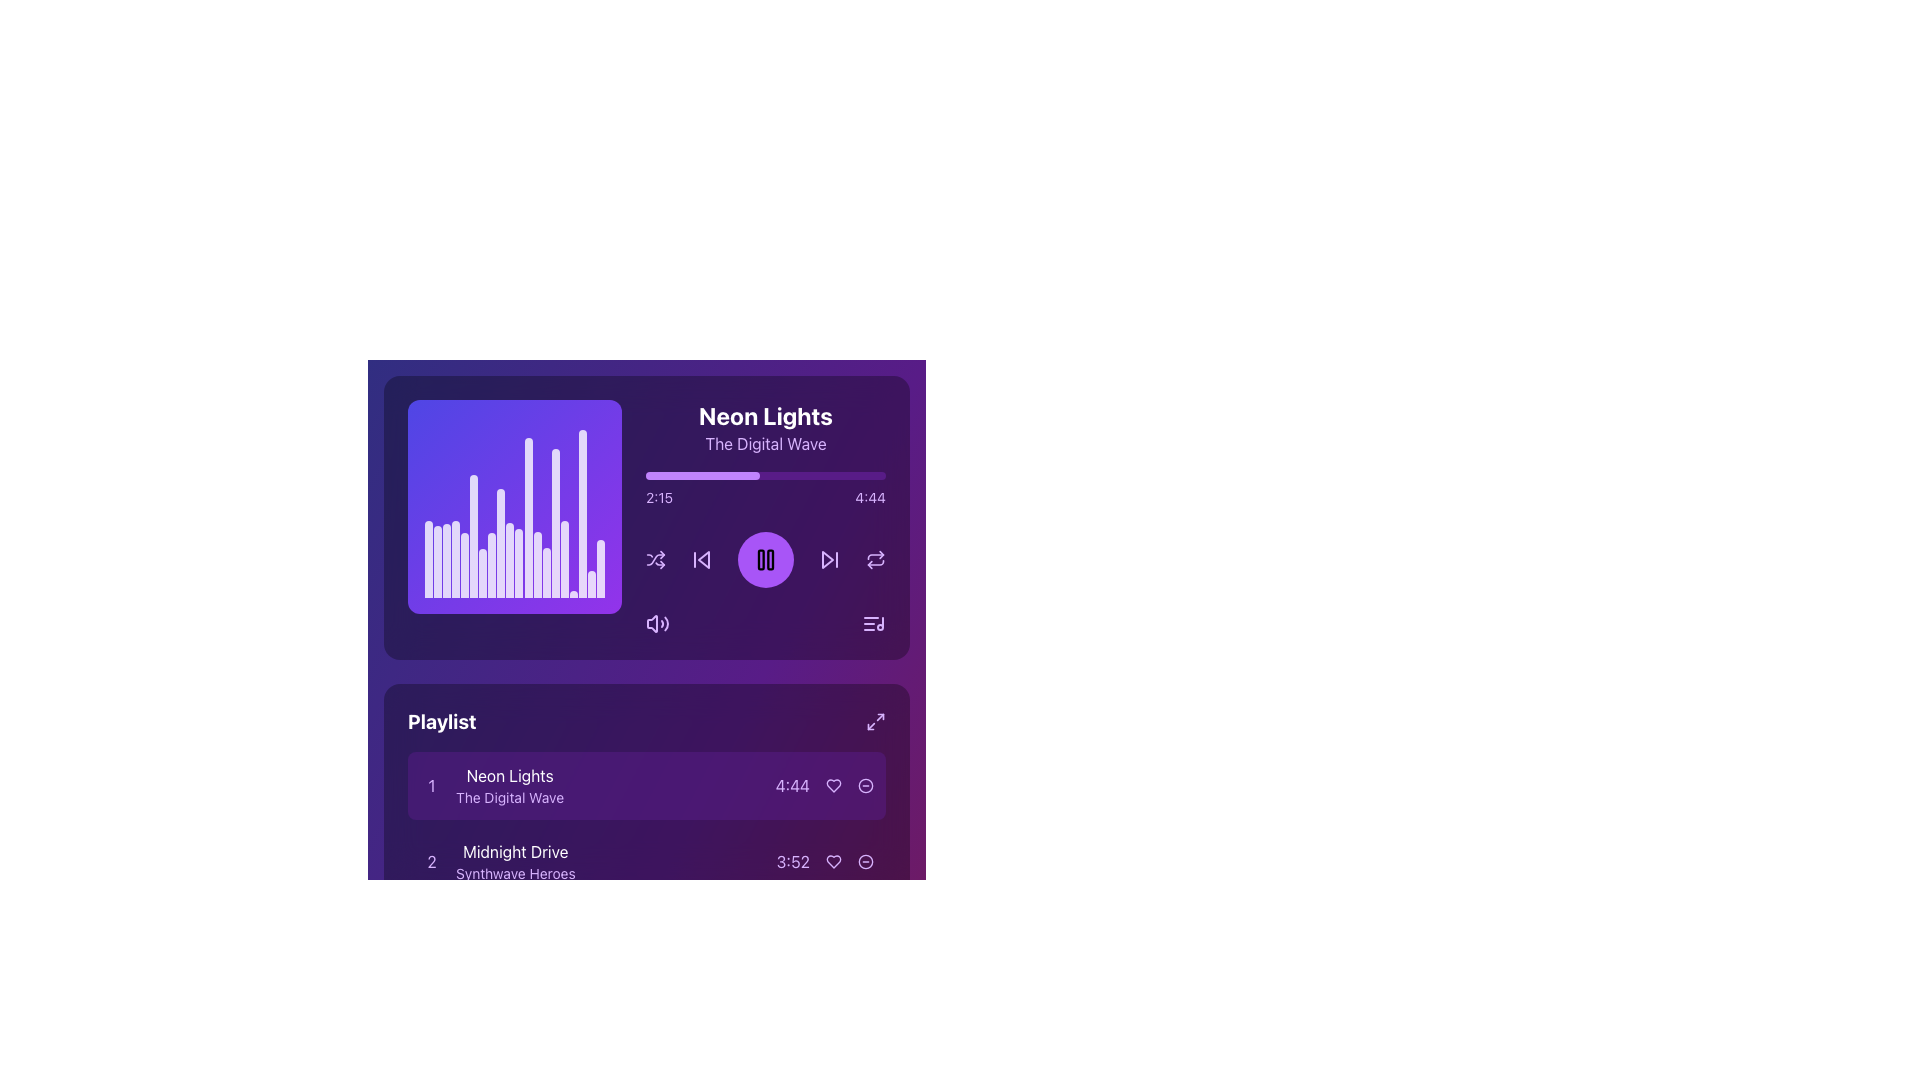 This screenshot has width=1920, height=1080. What do you see at coordinates (765, 559) in the screenshot?
I see `the circular purple pause button located in the playback controls` at bounding box center [765, 559].